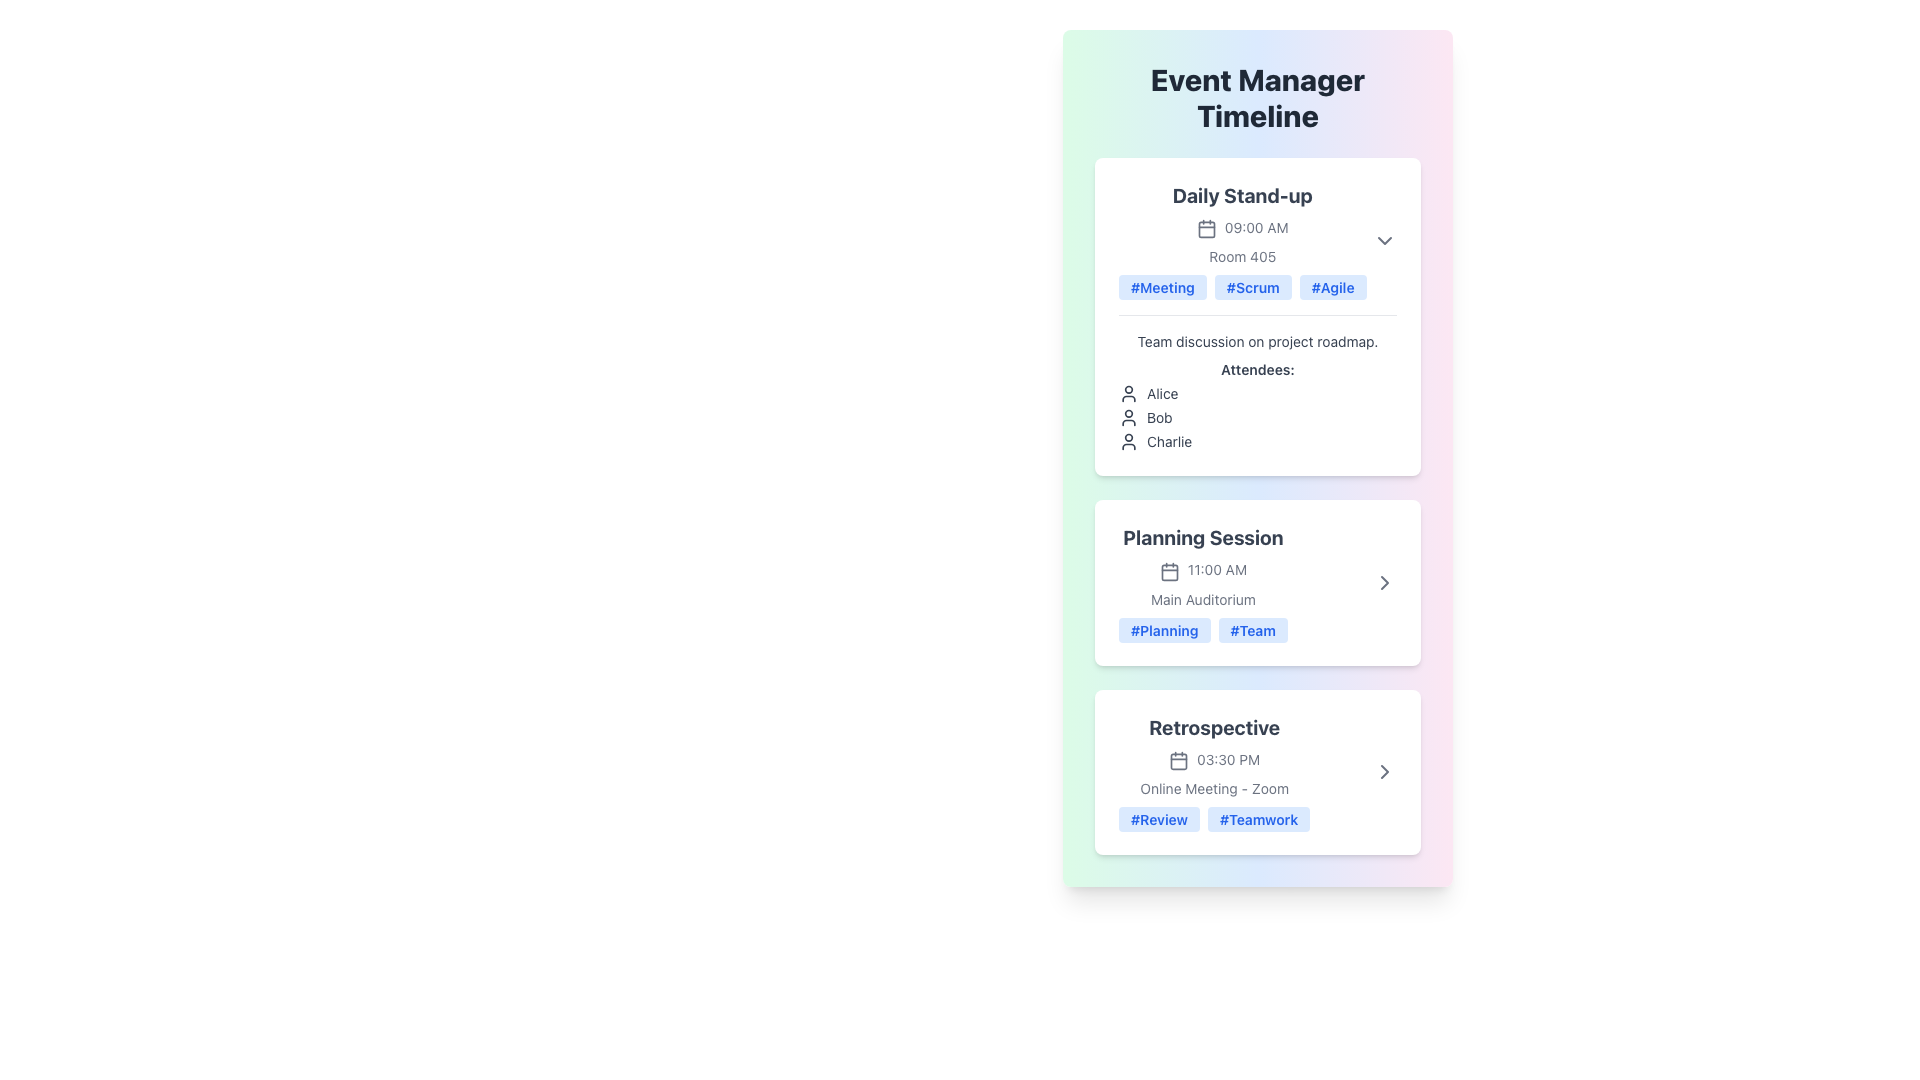 This screenshot has height=1080, width=1920. I want to click on text label providing additional details about the event located within the 'Daily Stand-up' card, positioned below the tags and above the 'Attendees:' label, so click(1256, 341).